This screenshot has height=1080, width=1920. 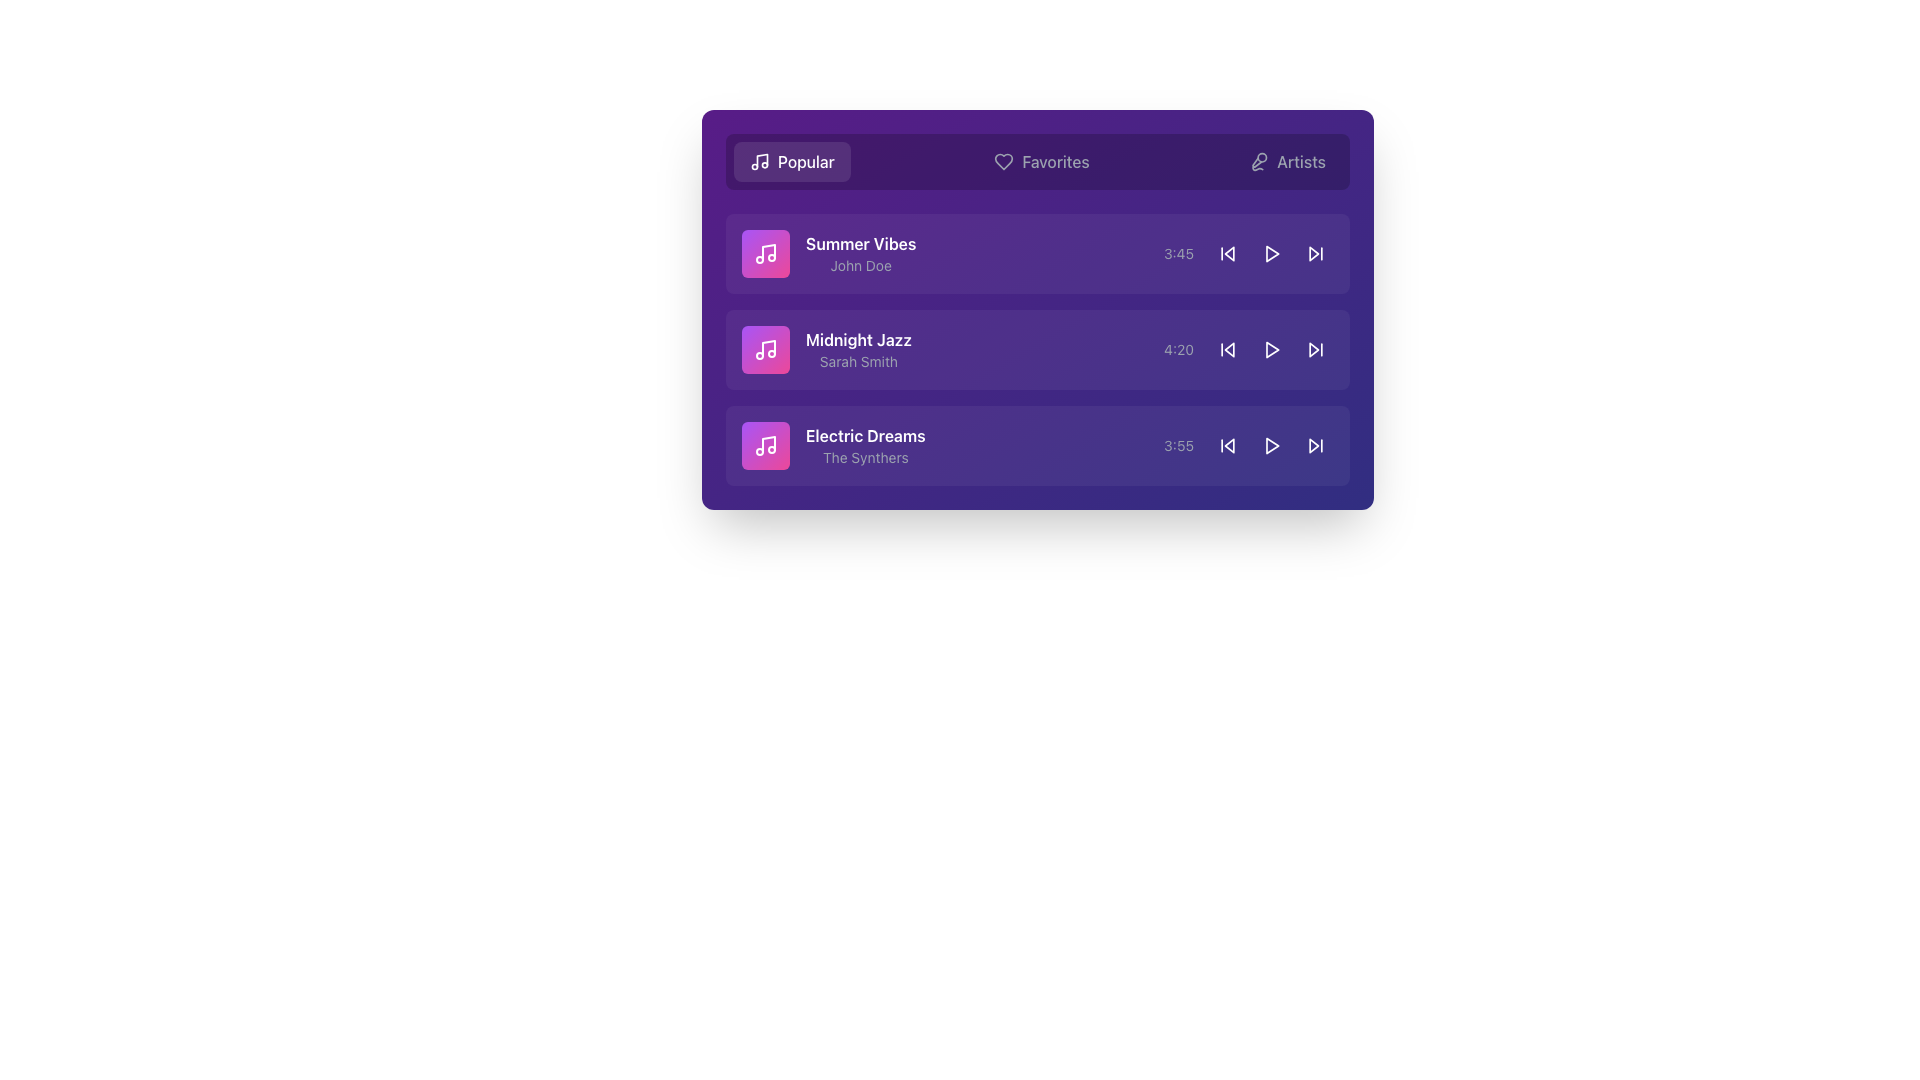 What do you see at coordinates (865, 458) in the screenshot?
I see `text label that indicates details about the associated music track, located beneath the title 'Electric Dreams'` at bounding box center [865, 458].